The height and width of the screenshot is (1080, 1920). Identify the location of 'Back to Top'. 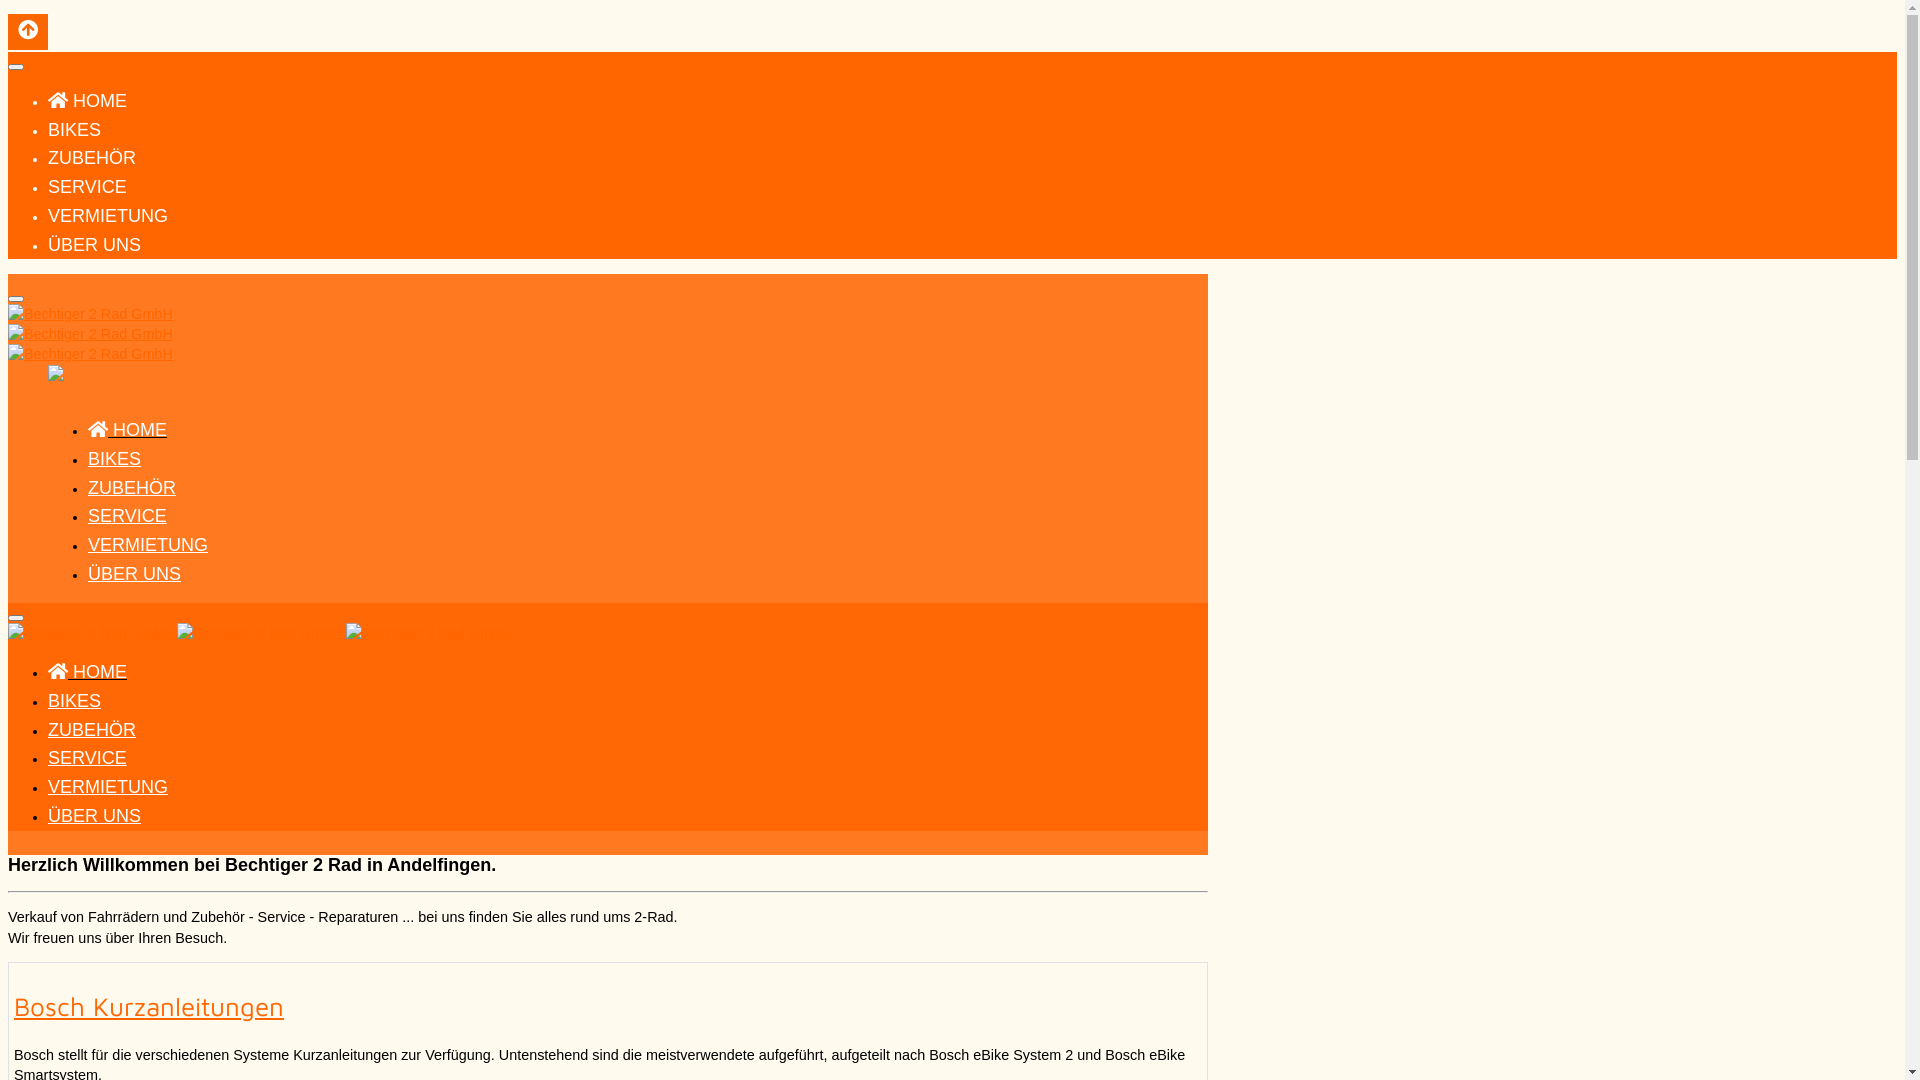
(28, 31).